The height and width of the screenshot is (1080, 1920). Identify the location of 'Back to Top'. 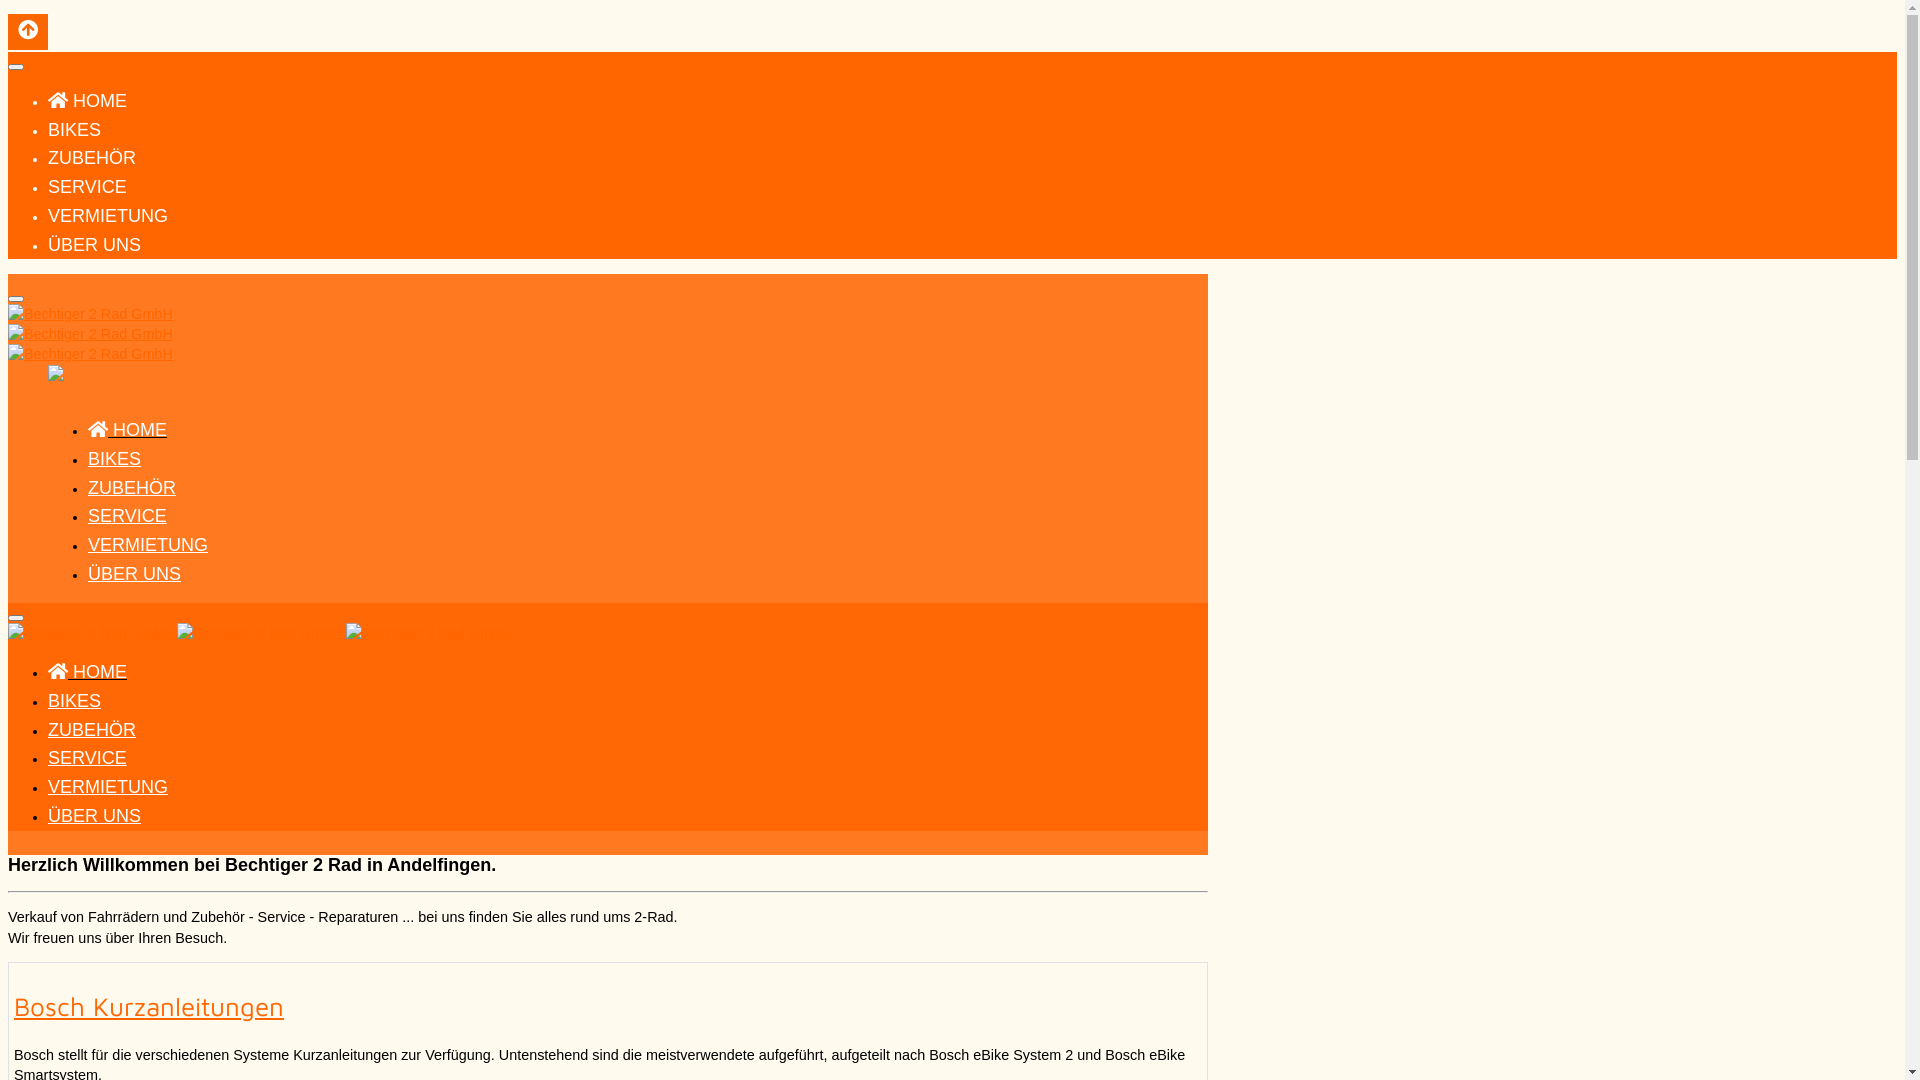
(28, 31).